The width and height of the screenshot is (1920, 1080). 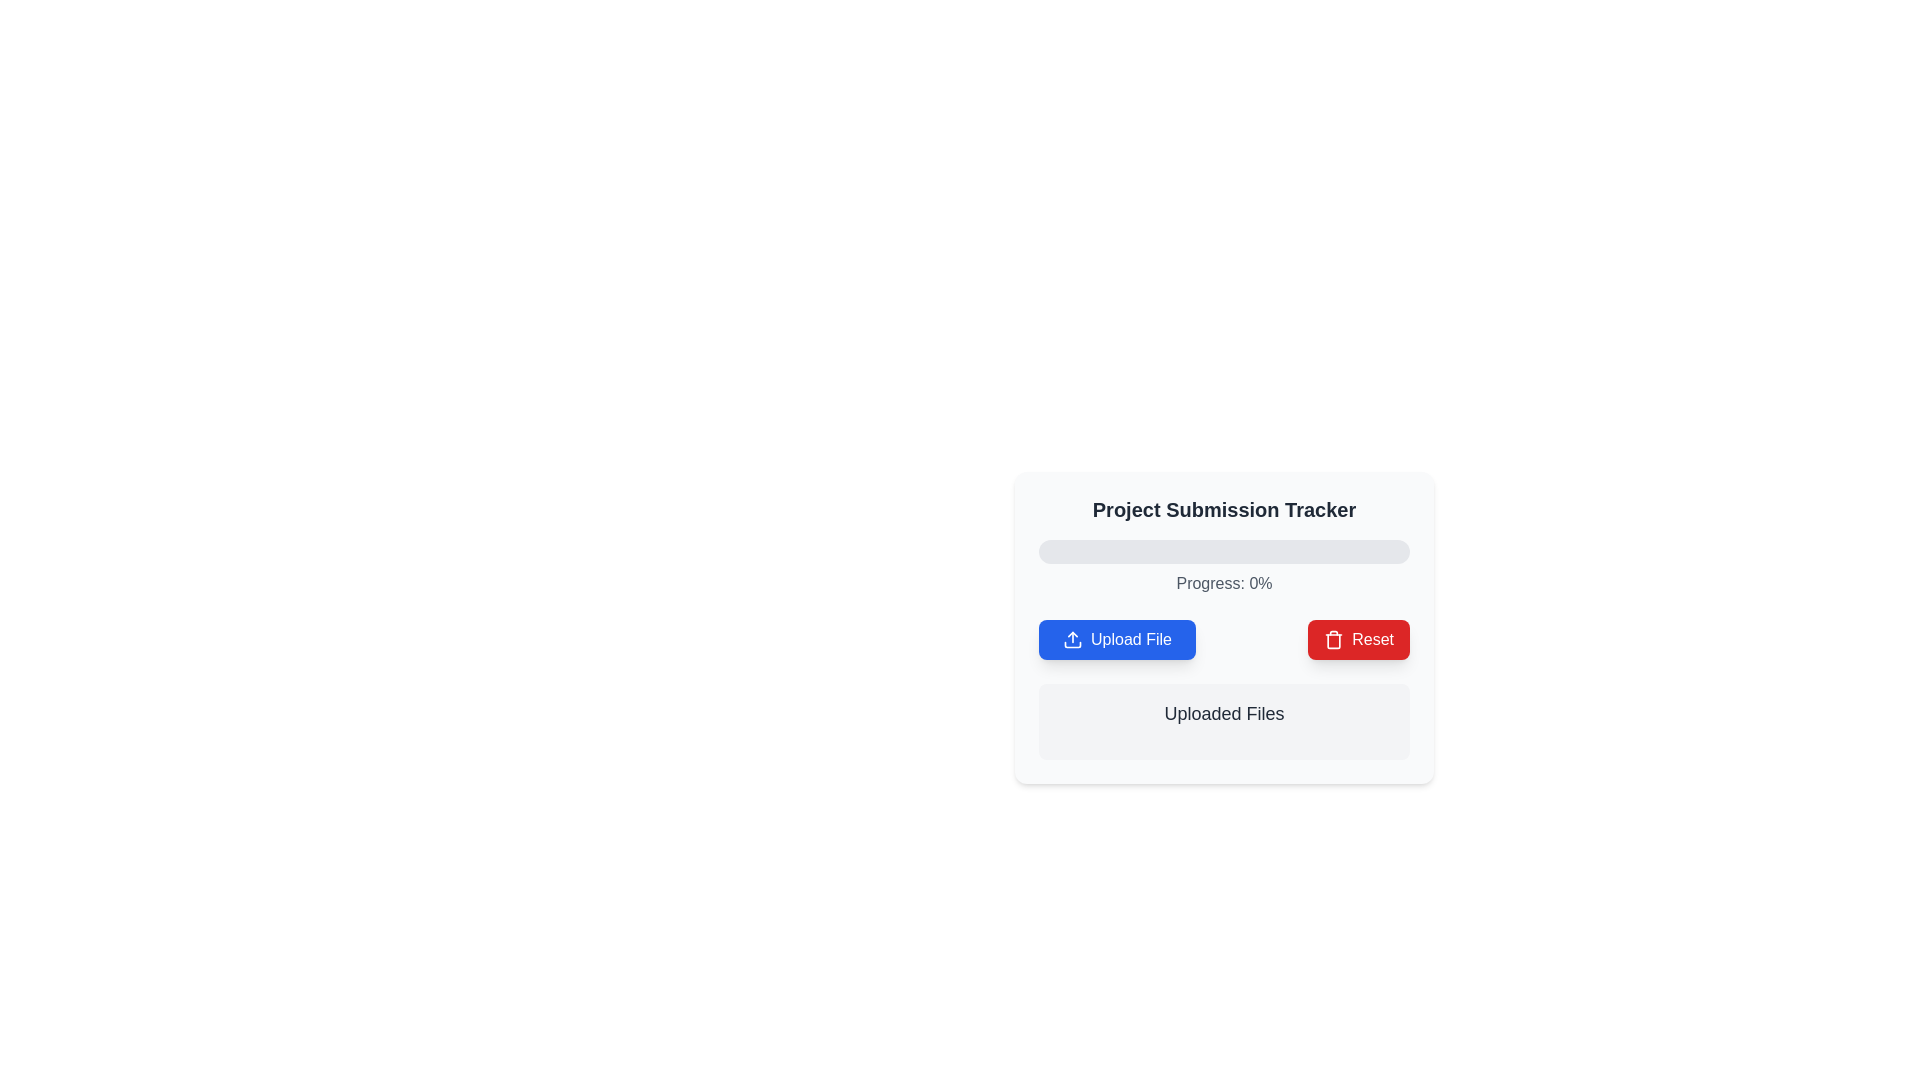 I want to click on the static text block labeled 'Uploaded Files', which has a light gray background and is positioned below the 'Upload File' and 'Reset' buttons, so click(x=1223, y=721).